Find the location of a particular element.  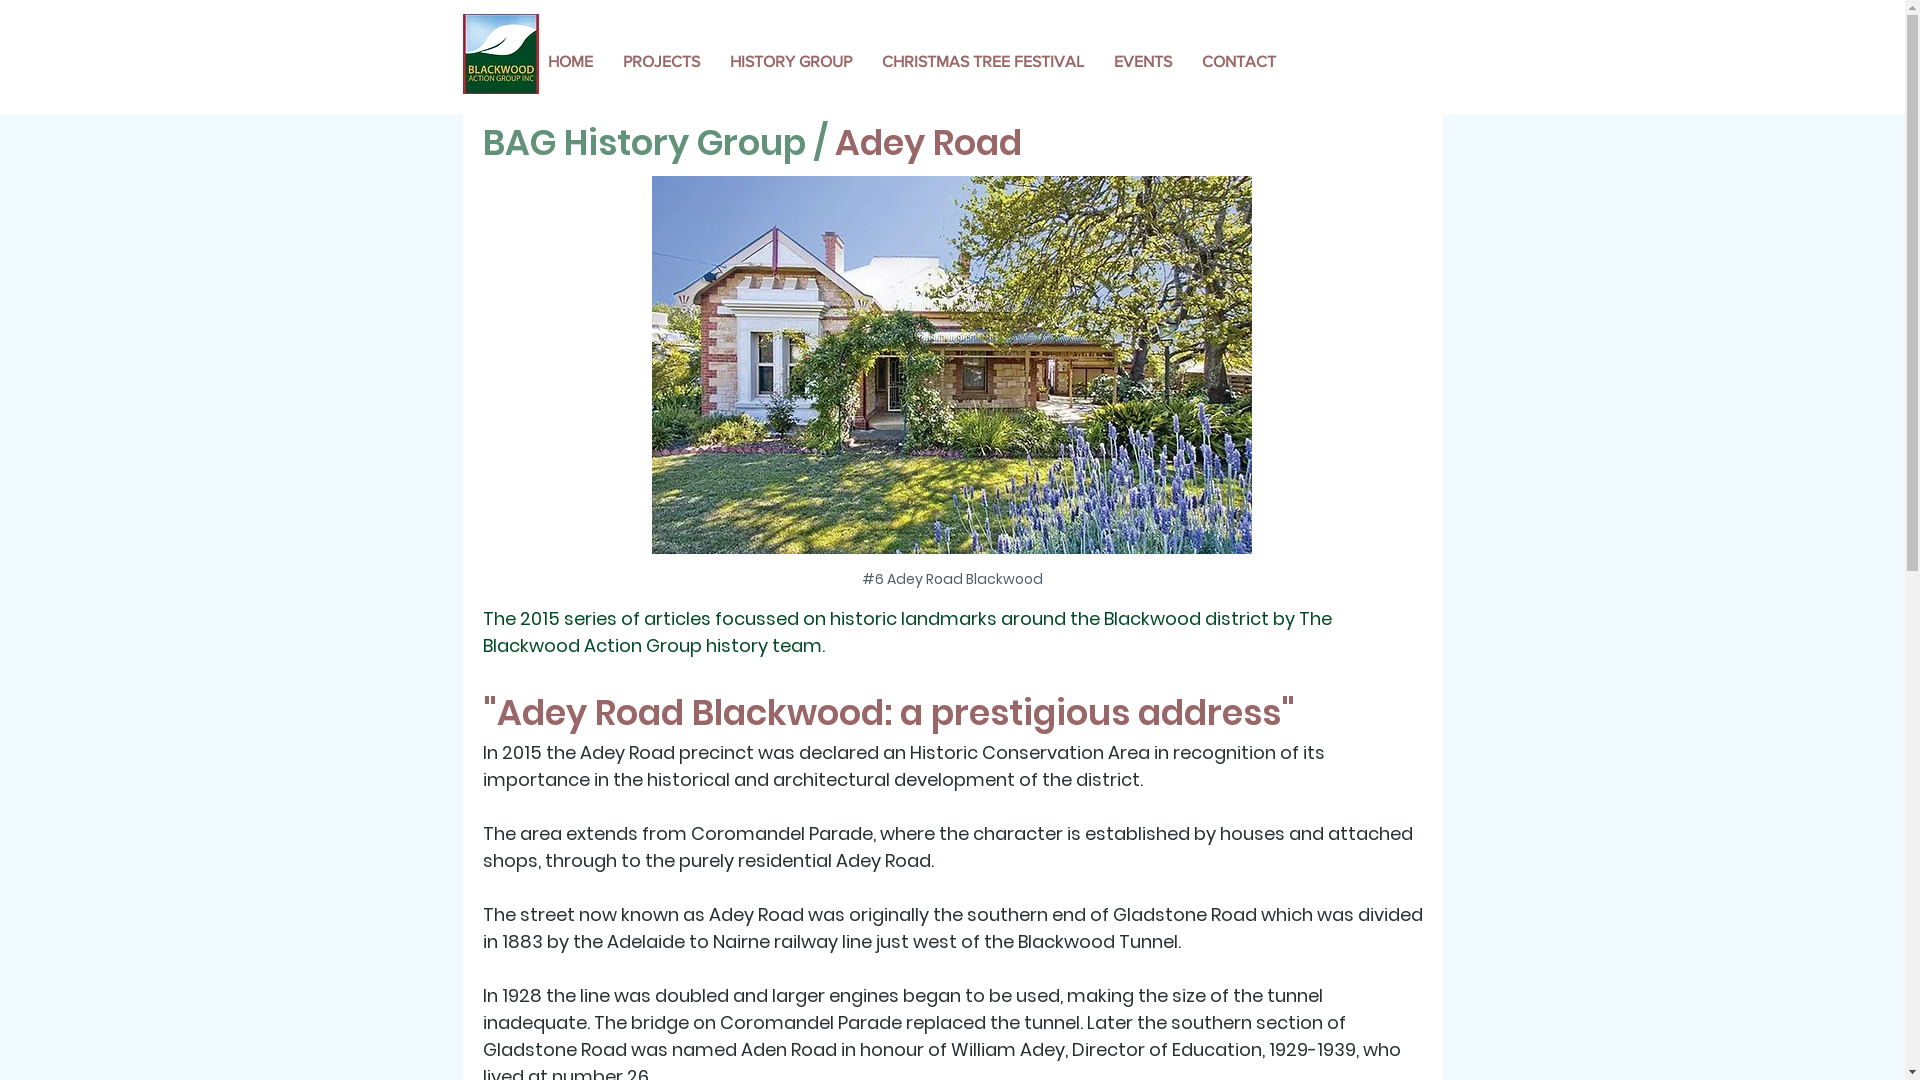

'BAGLogo.jpg' is located at coordinates (499, 53).